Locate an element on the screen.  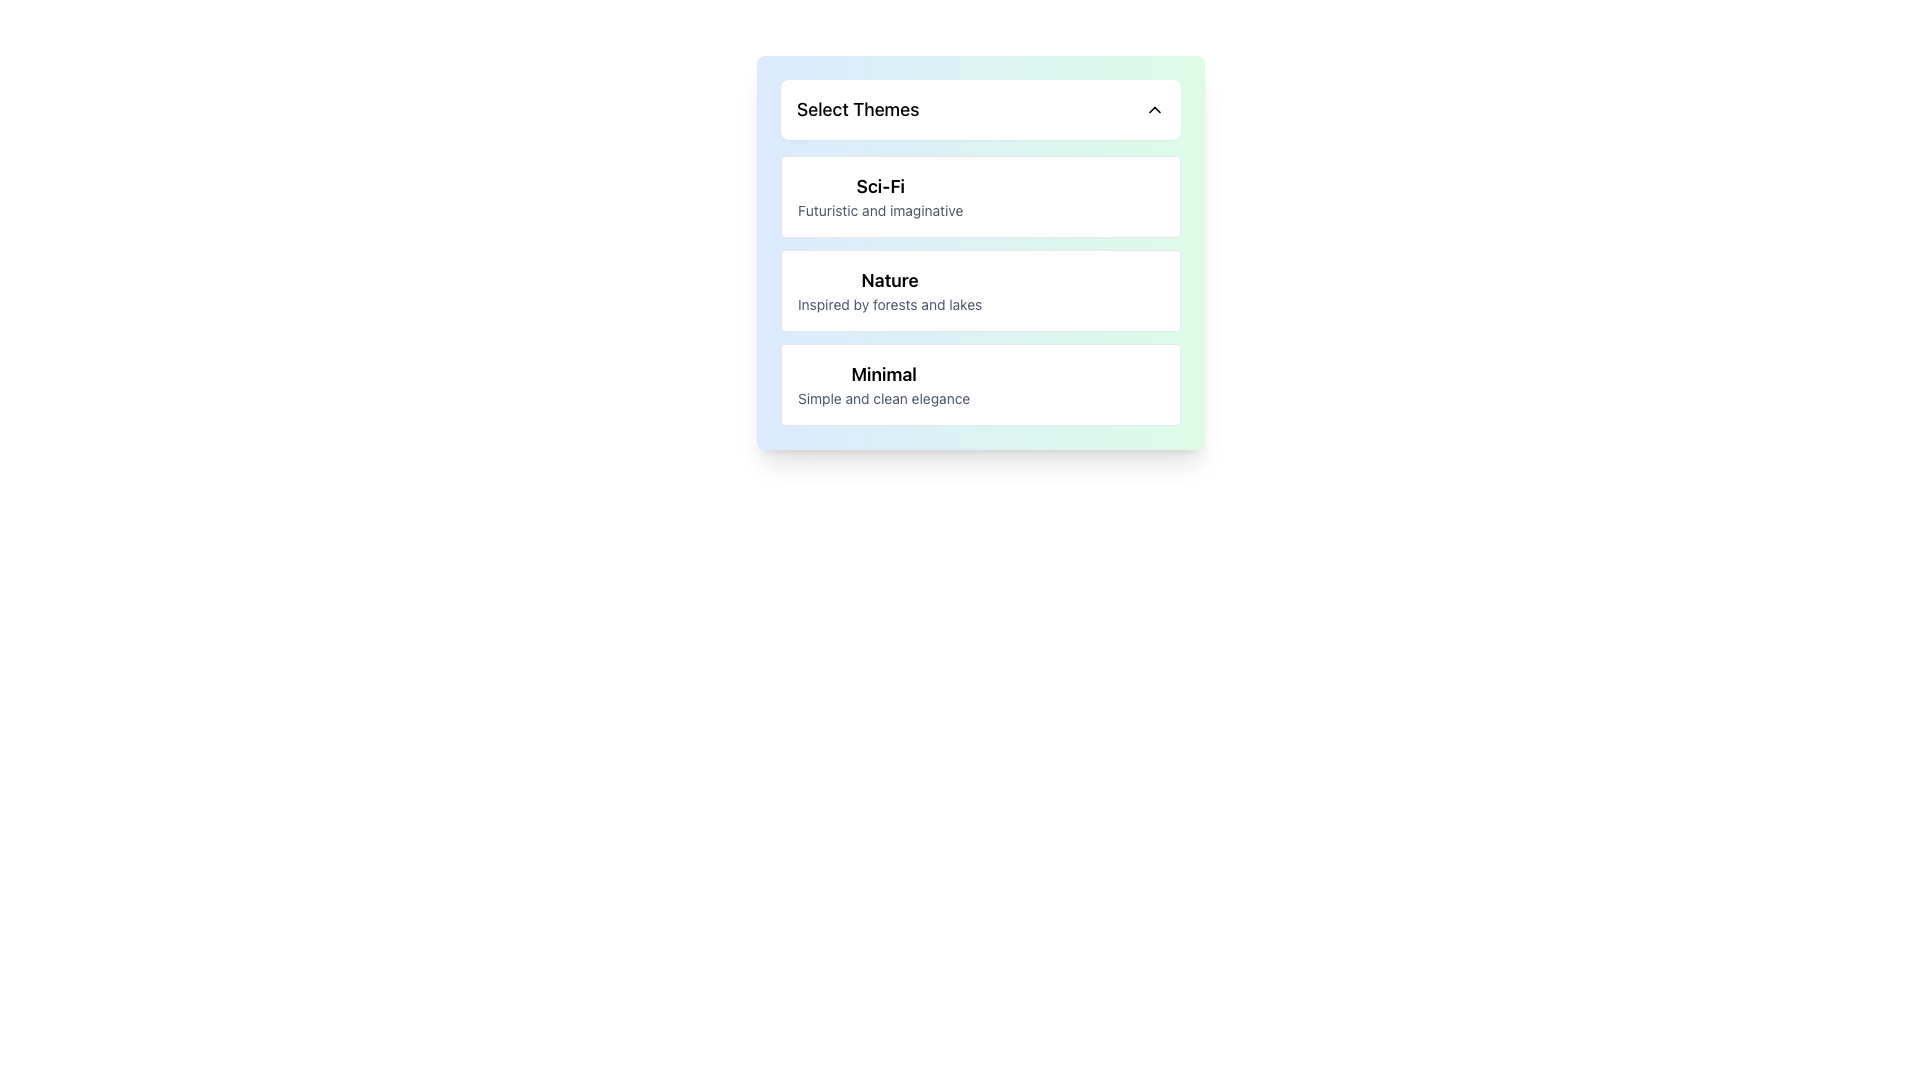
the Chevron Up icon located to the right of the 'Select Themes' text is located at coordinates (1155, 110).